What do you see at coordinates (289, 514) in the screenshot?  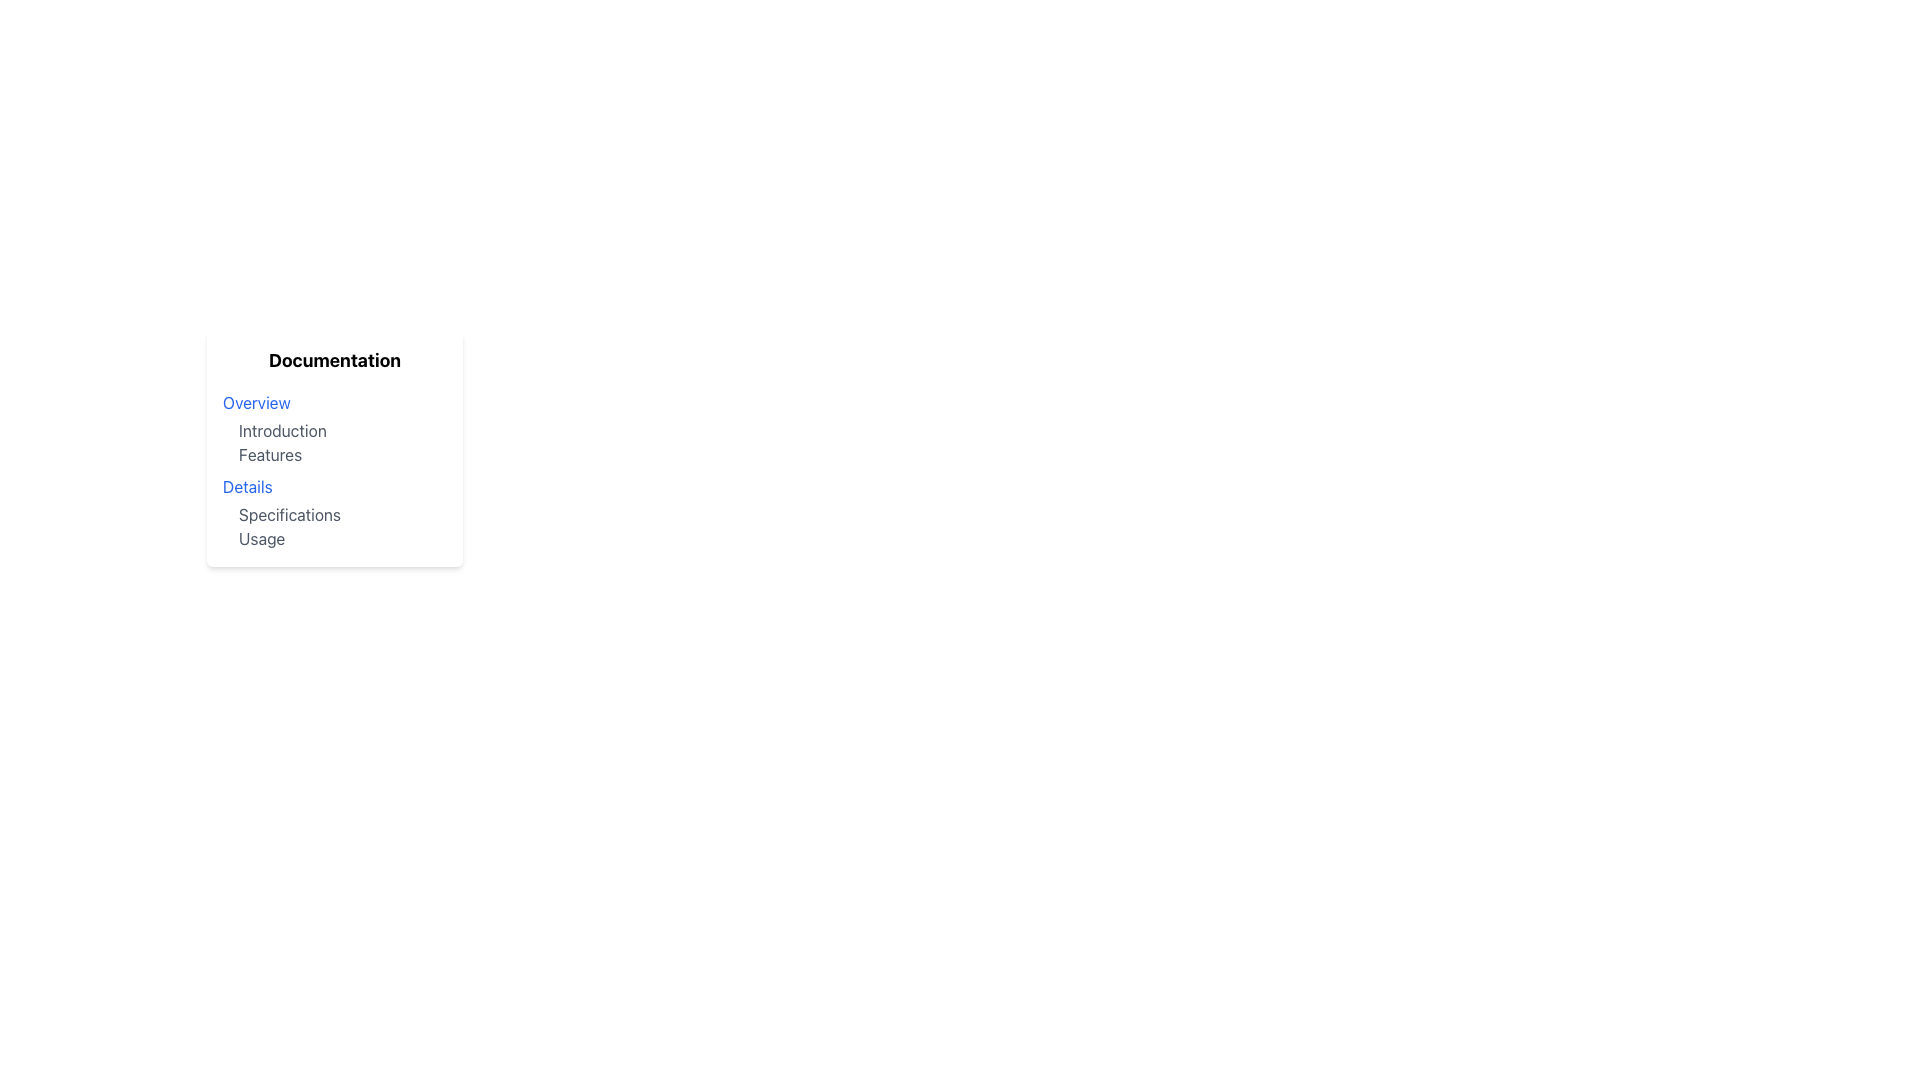 I see `the third hyperlink under the 'Details' section` at bounding box center [289, 514].